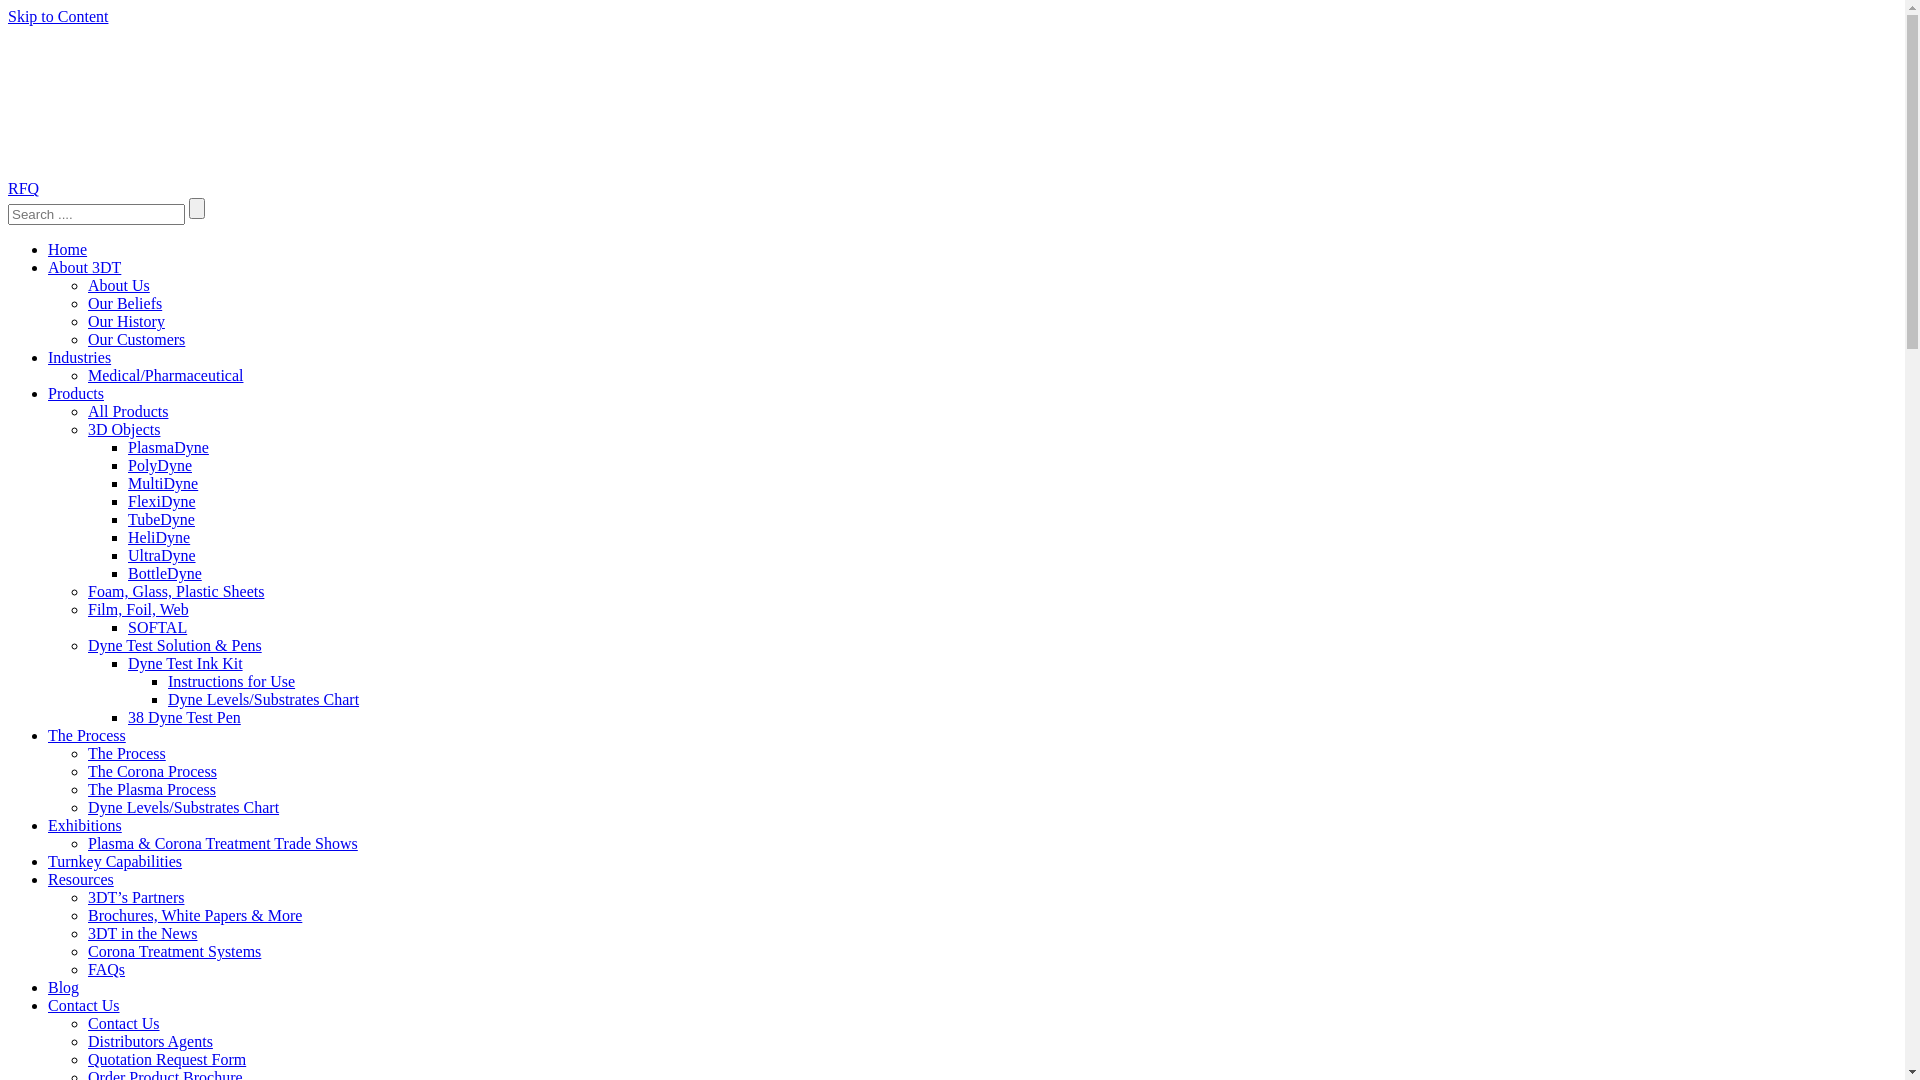 Image resolution: width=1920 pixels, height=1080 pixels. I want to click on 'Medical/Pharmaceutical', so click(165, 375).